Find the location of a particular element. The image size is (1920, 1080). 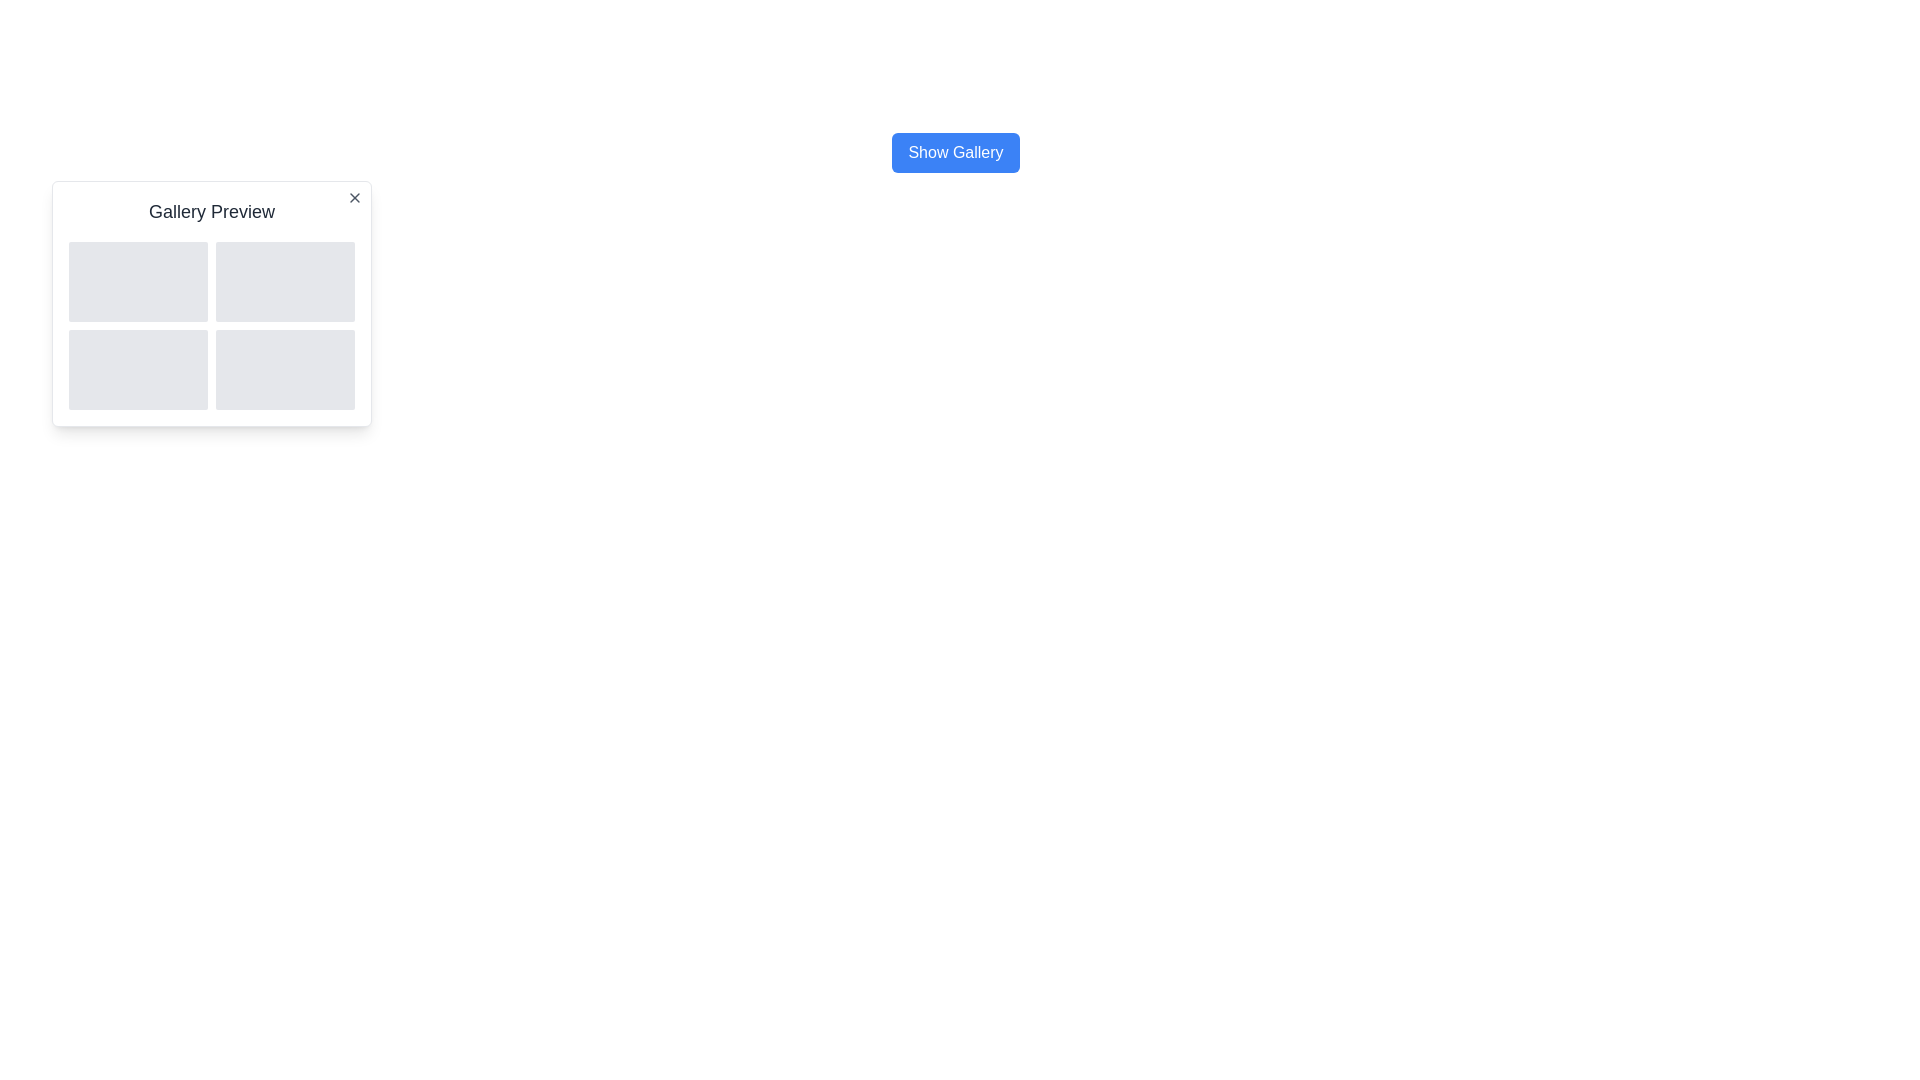

the Visual placeholder block, which is a rectangular gray block with rounded corners located in the top-right quadrant of the grid is located at coordinates (284, 281).